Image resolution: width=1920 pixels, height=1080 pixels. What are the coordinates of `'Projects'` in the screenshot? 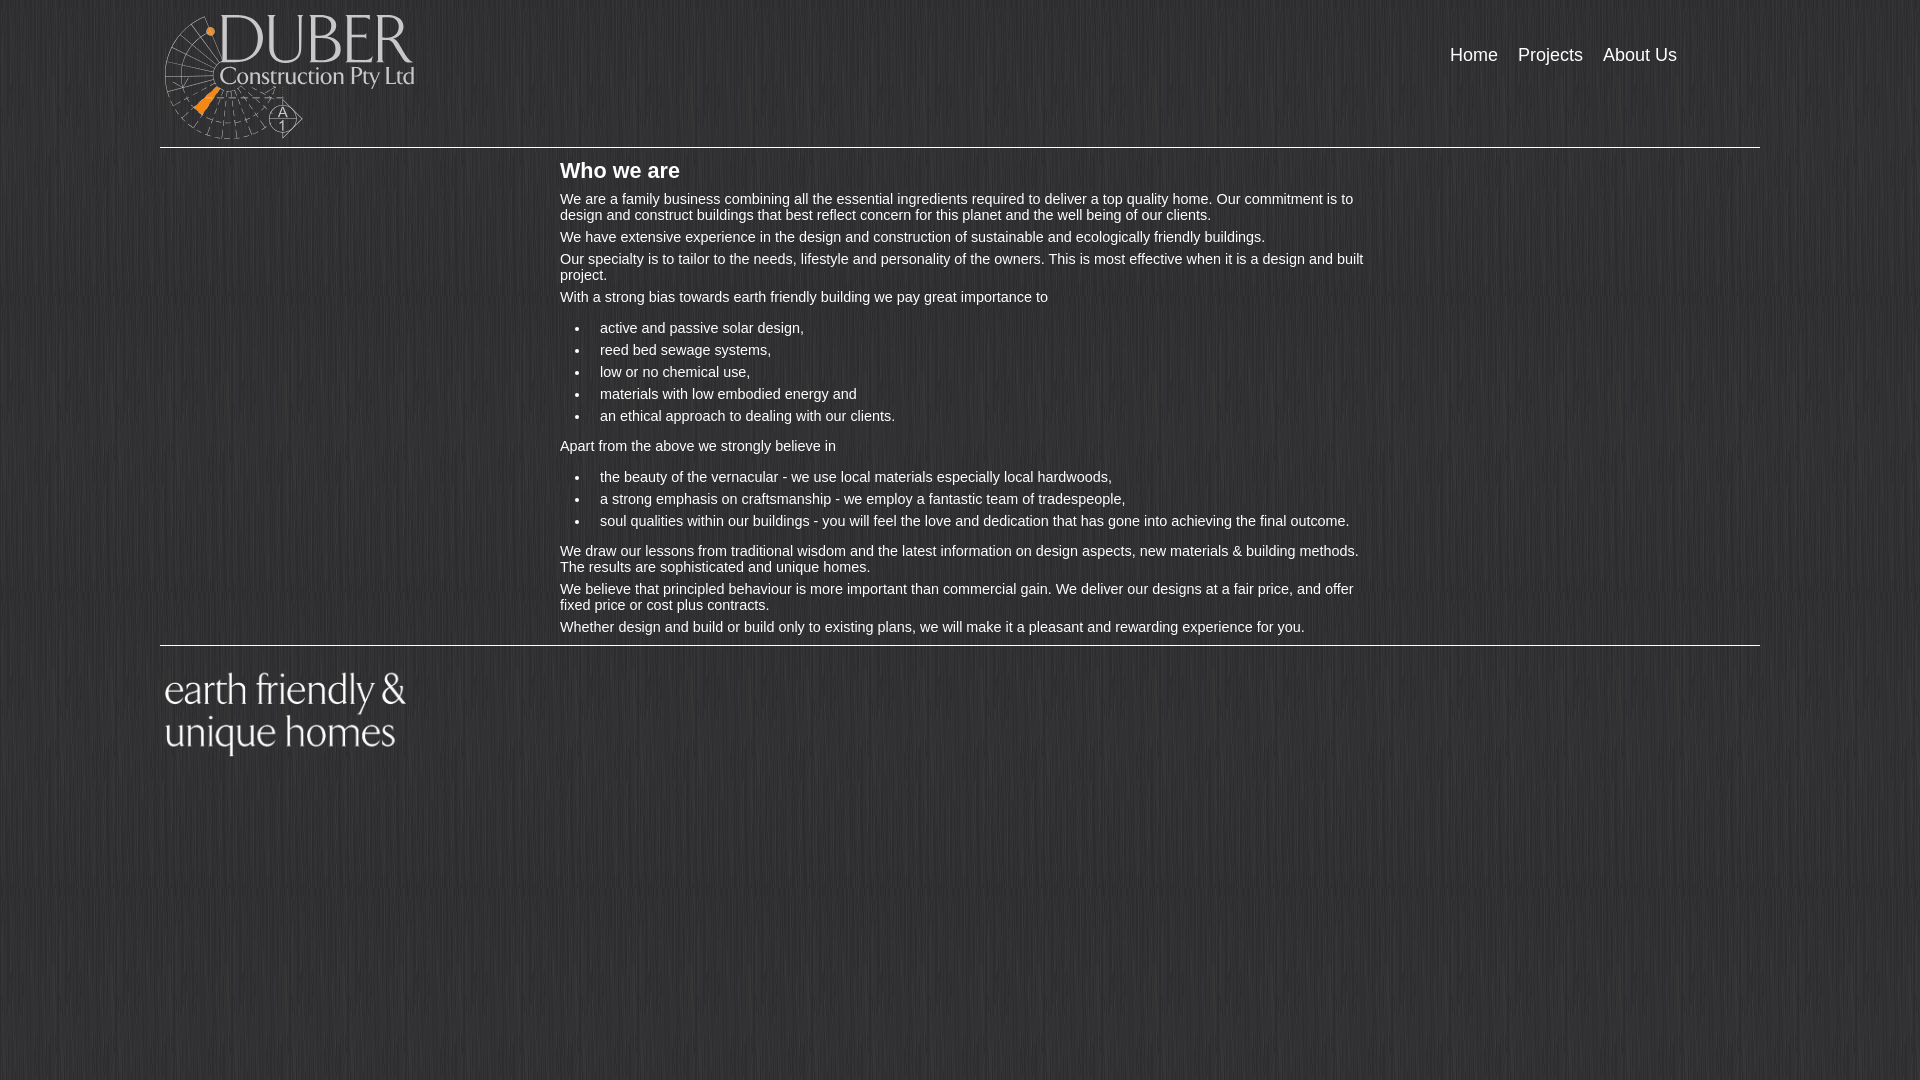 It's located at (1549, 54).